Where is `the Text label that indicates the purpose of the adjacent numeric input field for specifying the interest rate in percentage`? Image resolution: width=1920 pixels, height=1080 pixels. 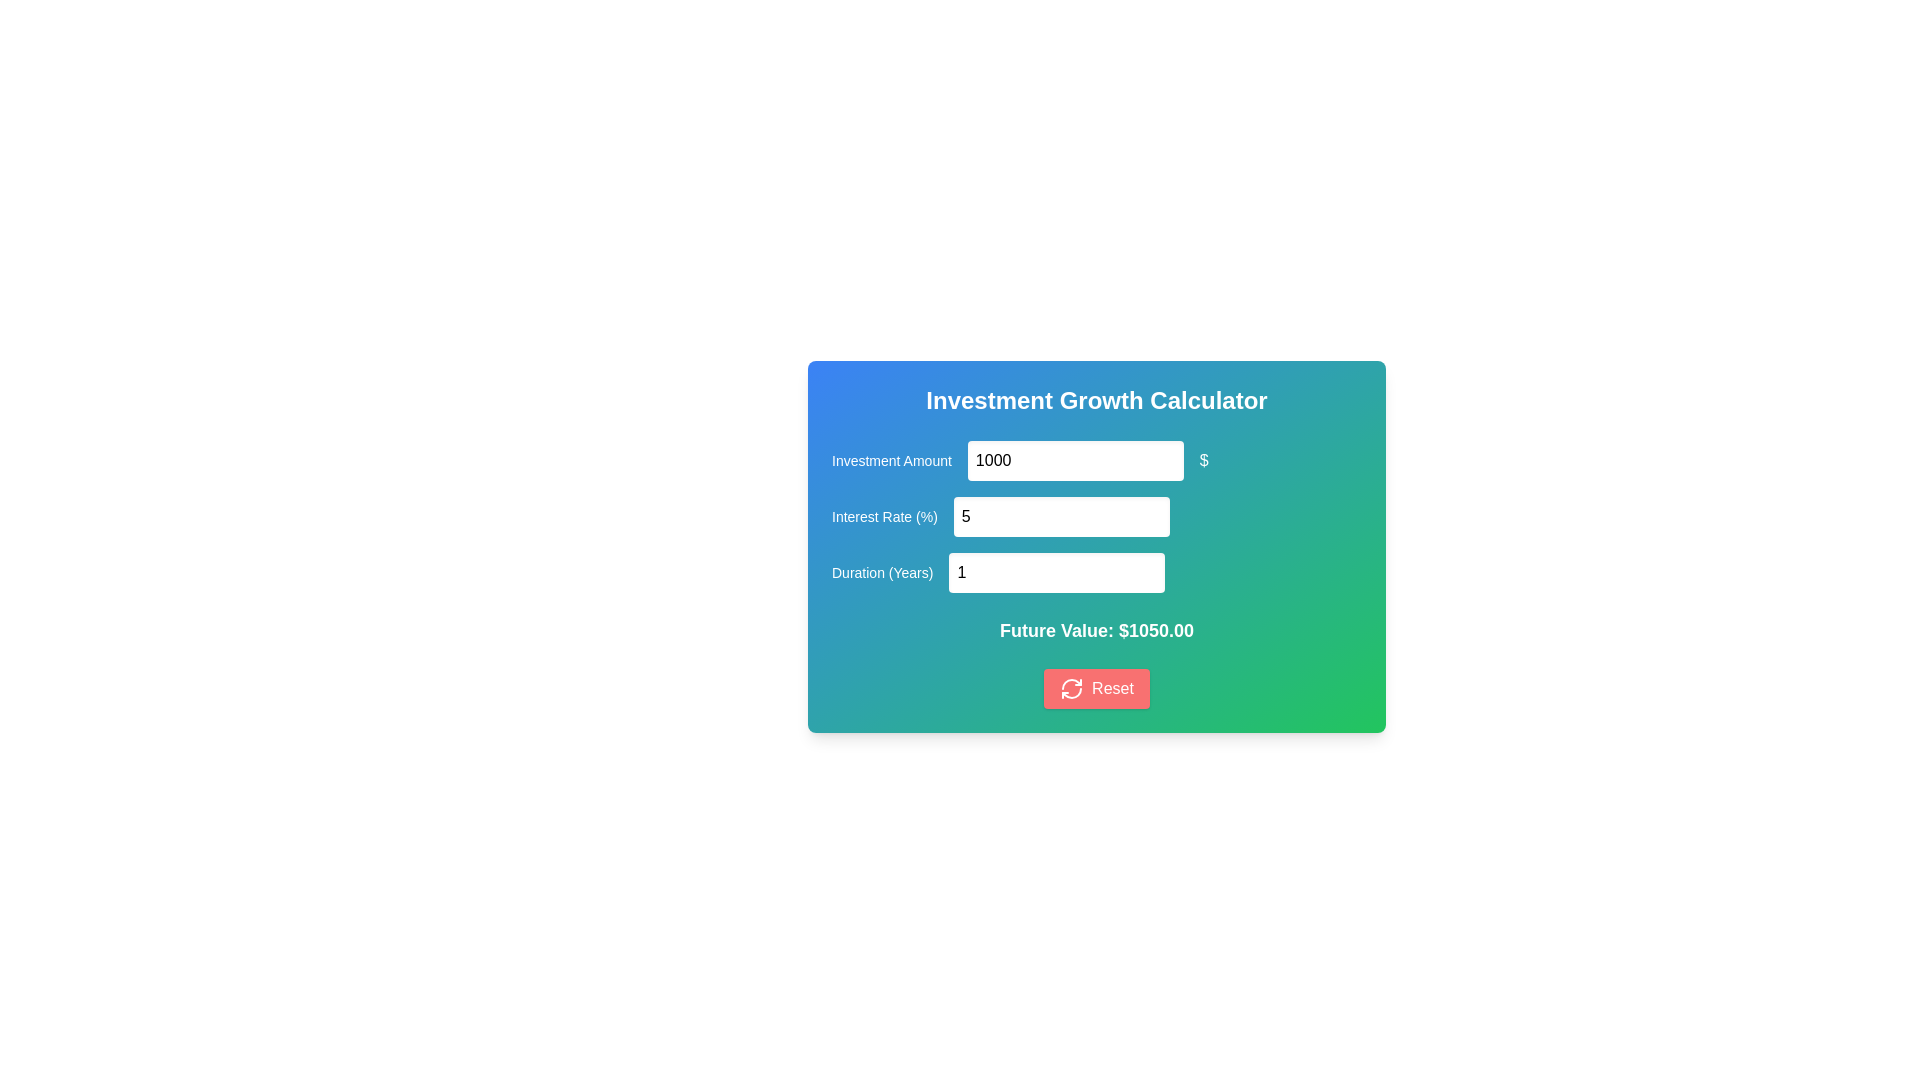 the Text label that indicates the purpose of the adjacent numeric input field for specifying the interest rate in percentage is located at coordinates (883, 515).